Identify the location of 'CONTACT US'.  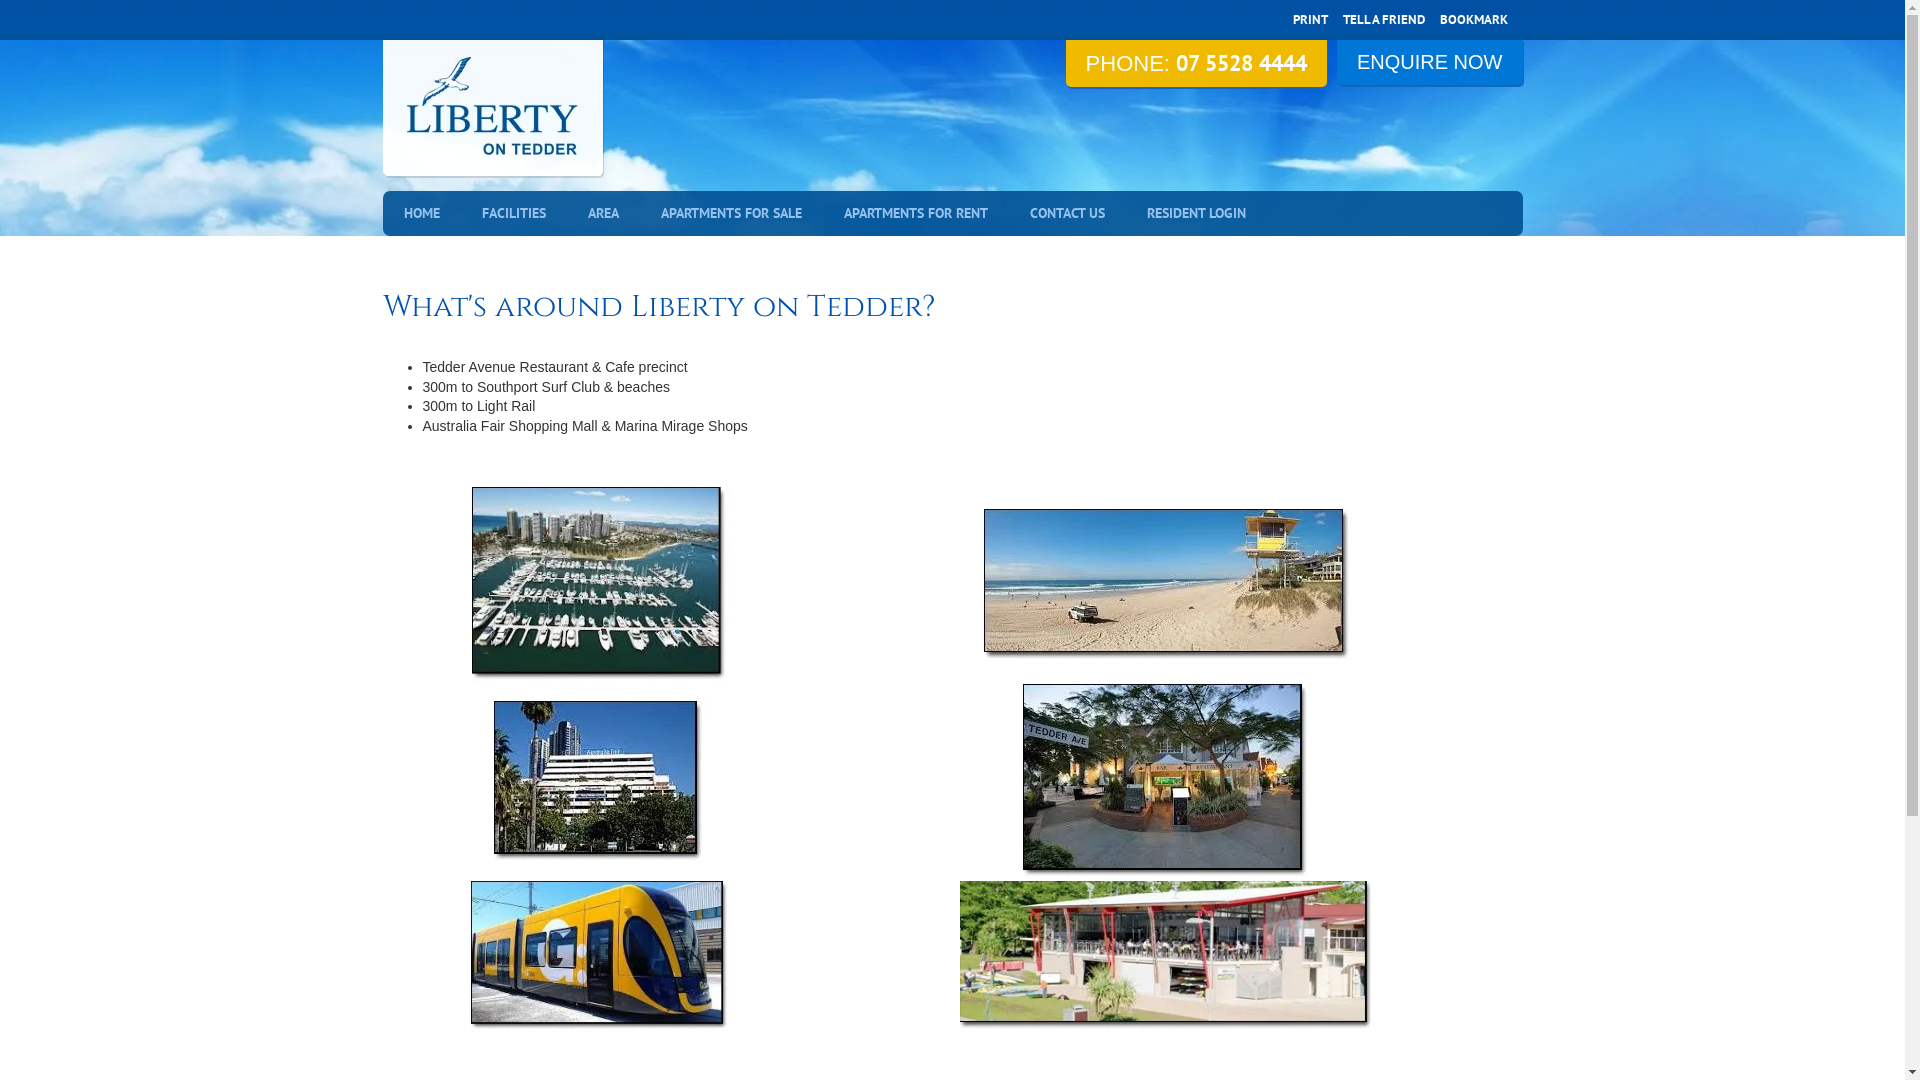
(1065, 213).